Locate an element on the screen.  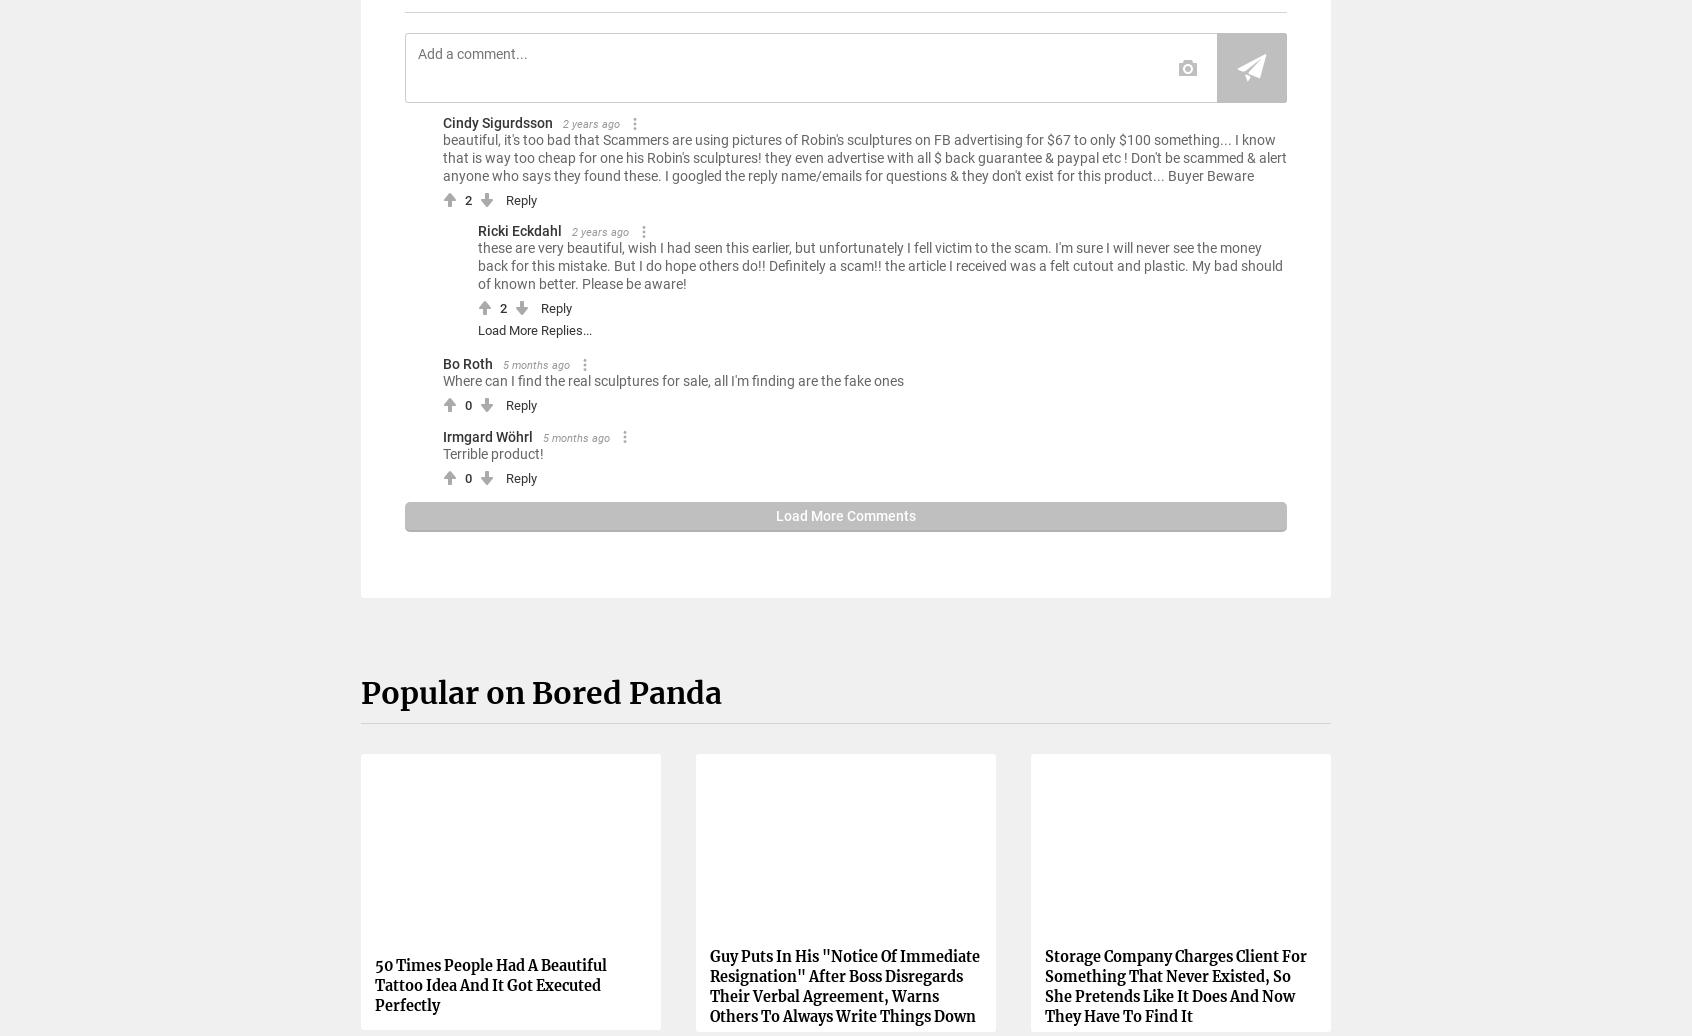
'Load More Replies...' is located at coordinates (535, 329).